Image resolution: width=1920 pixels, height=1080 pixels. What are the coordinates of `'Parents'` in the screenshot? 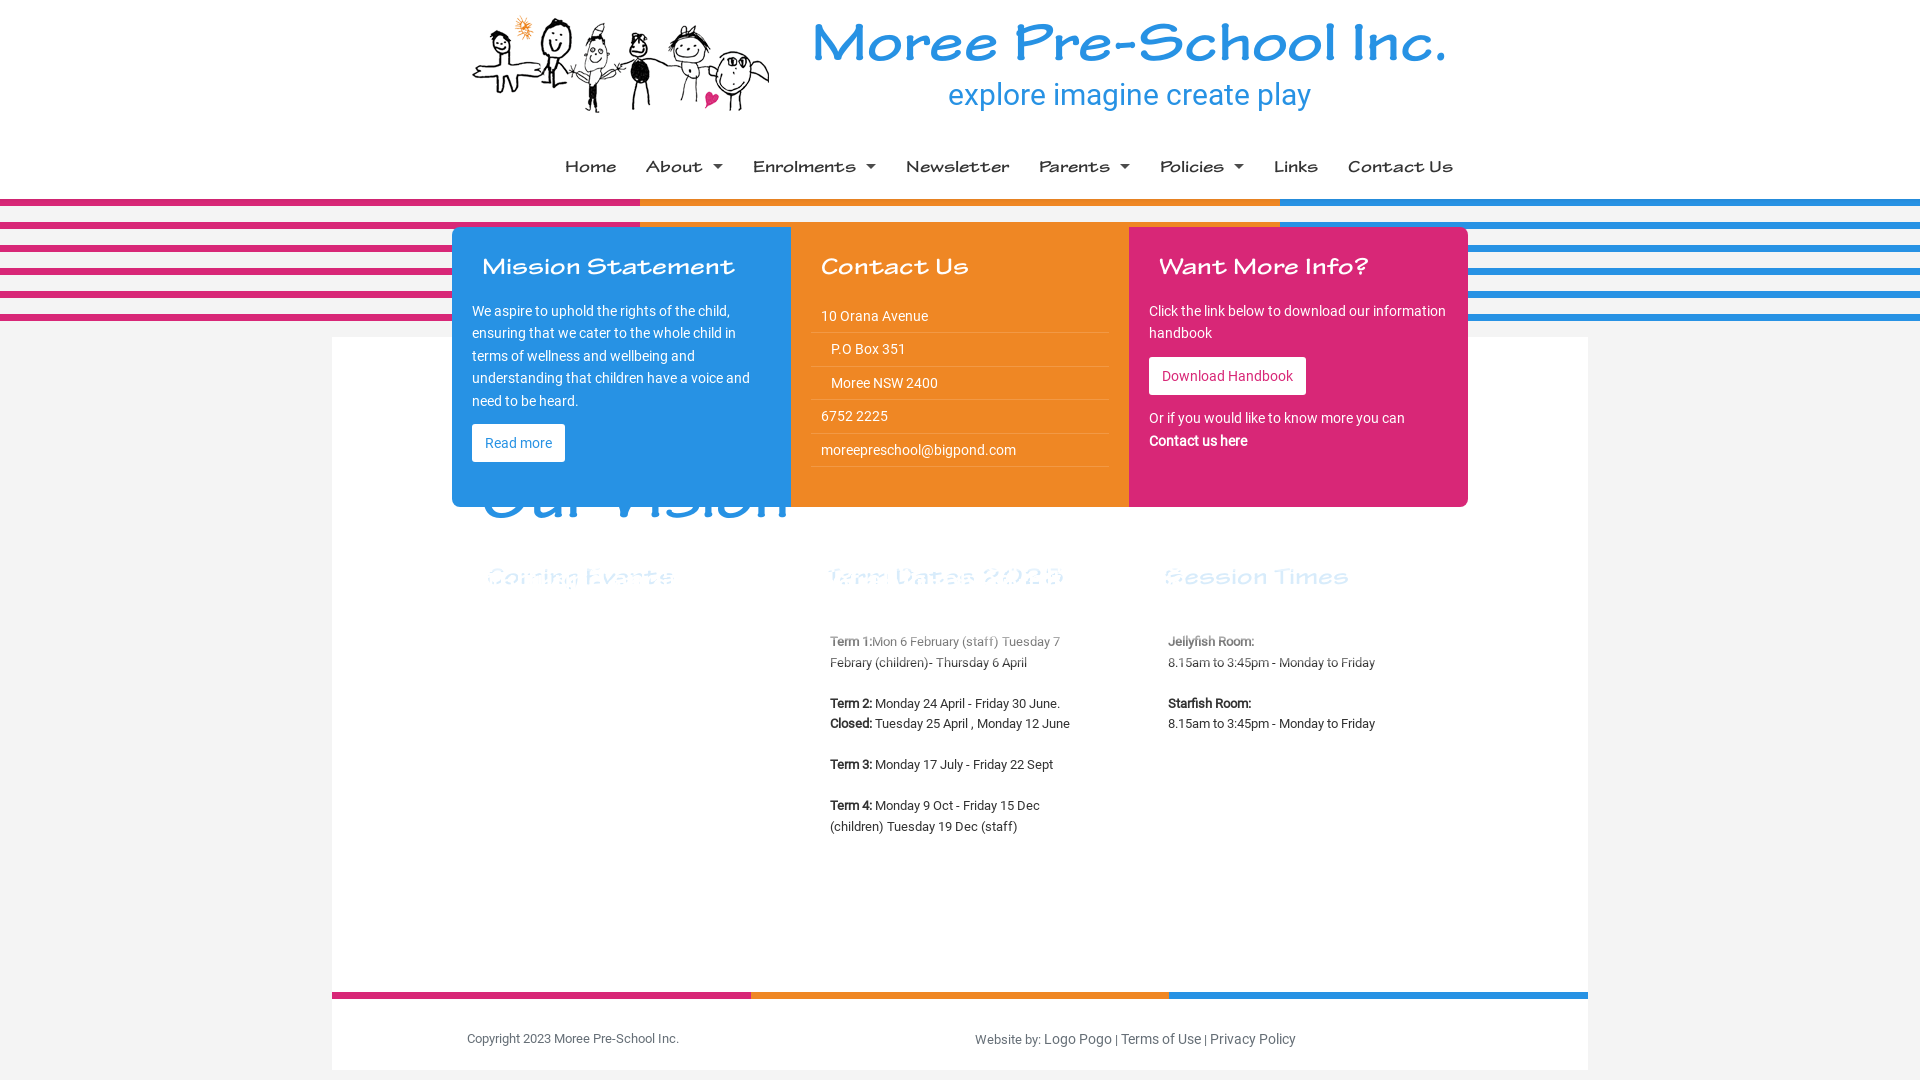 It's located at (1083, 165).